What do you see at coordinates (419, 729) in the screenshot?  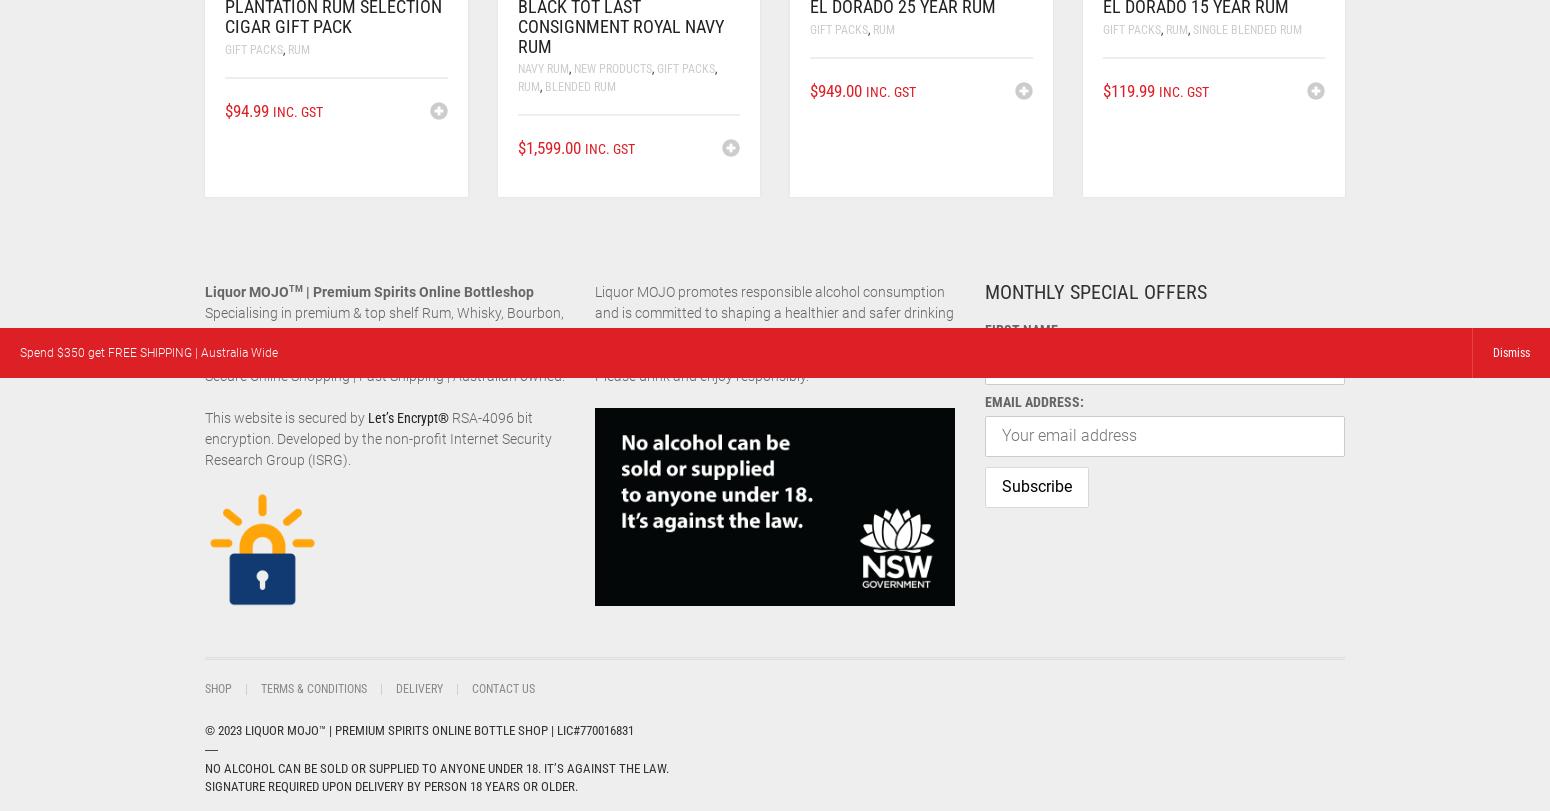 I see `'© 2023 Liquor MOJO™ | Premium Spirits Online Bottle shop | Lic#770016831'` at bounding box center [419, 729].